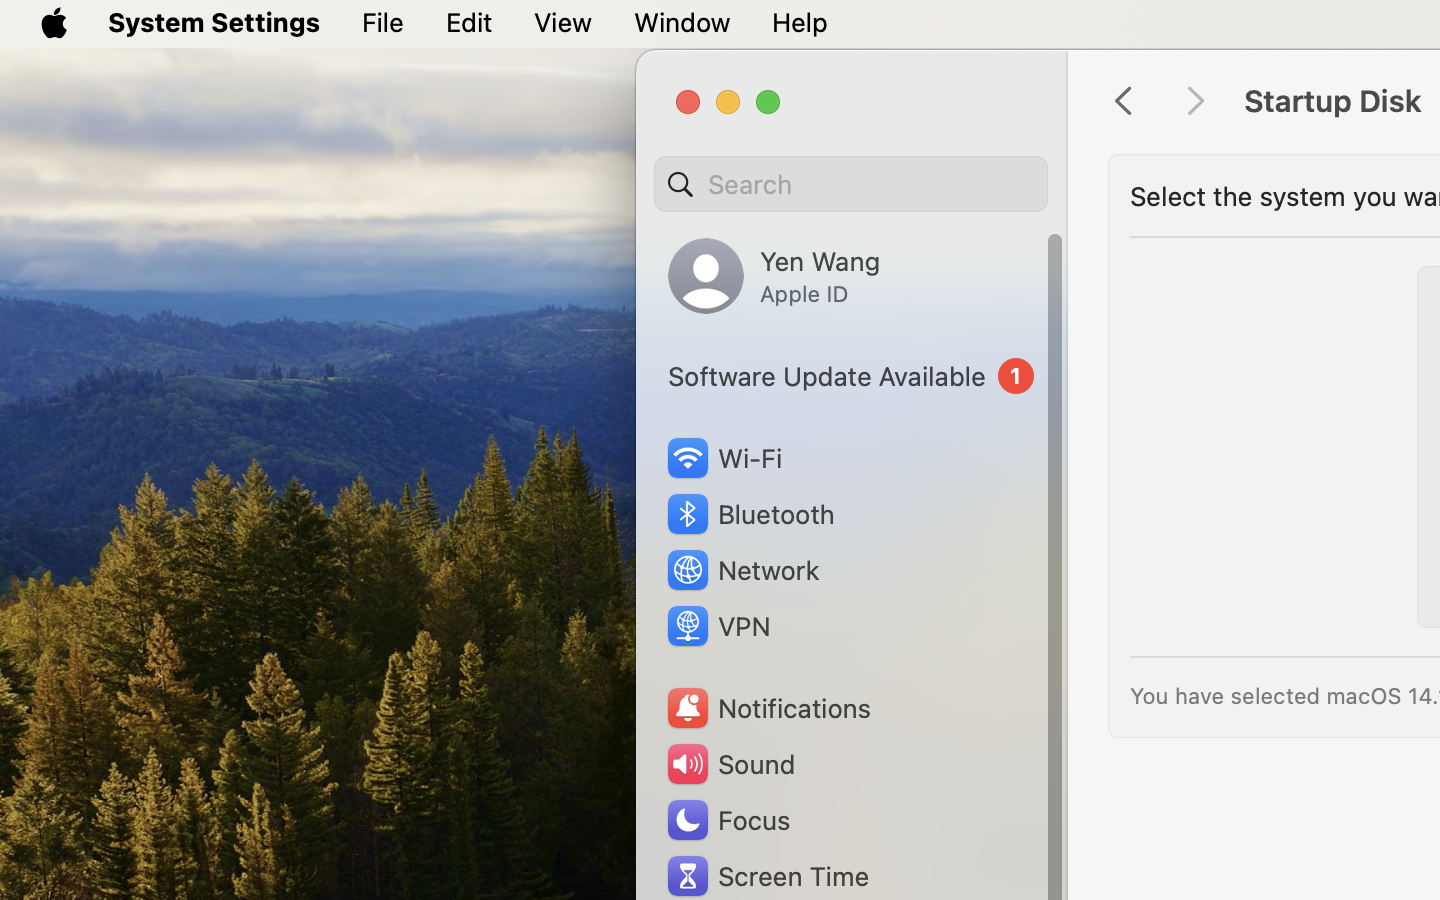 Image resolution: width=1440 pixels, height=900 pixels. What do you see at coordinates (765, 875) in the screenshot?
I see `'Screen Time'` at bounding box center [765, 875].